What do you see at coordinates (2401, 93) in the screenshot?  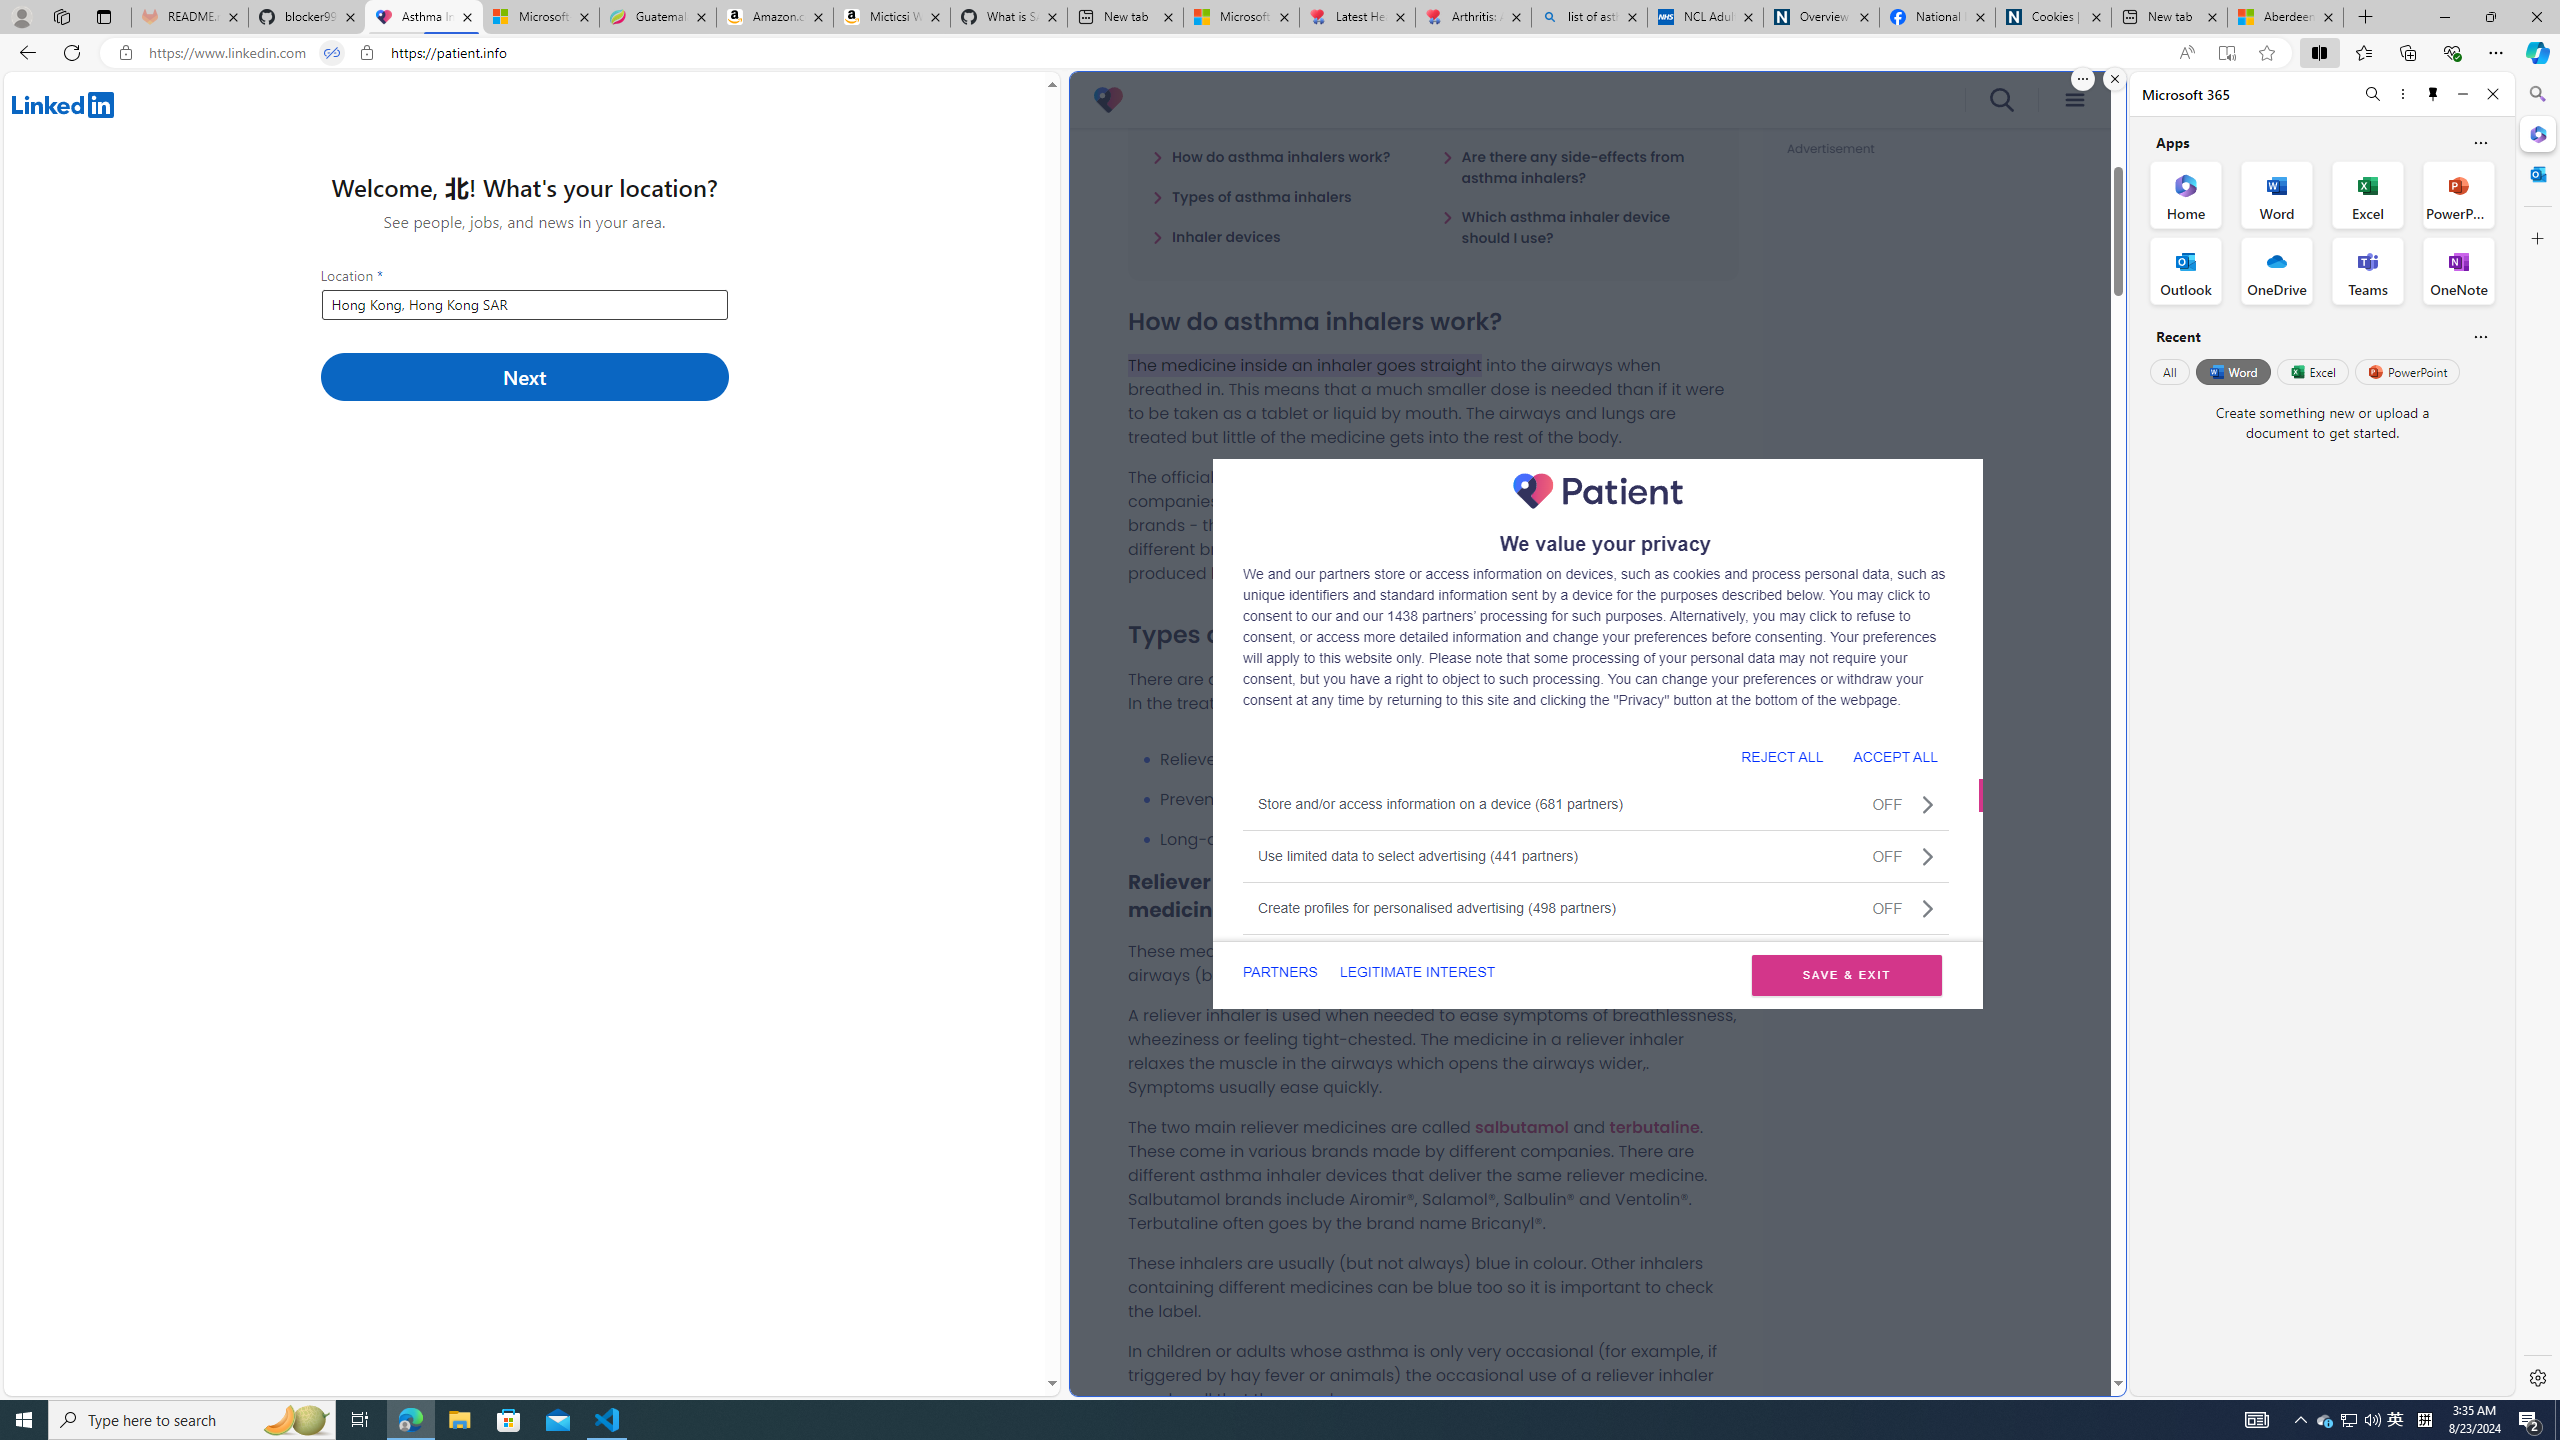 I see `'More options'` at bounding box center [2401, 93].